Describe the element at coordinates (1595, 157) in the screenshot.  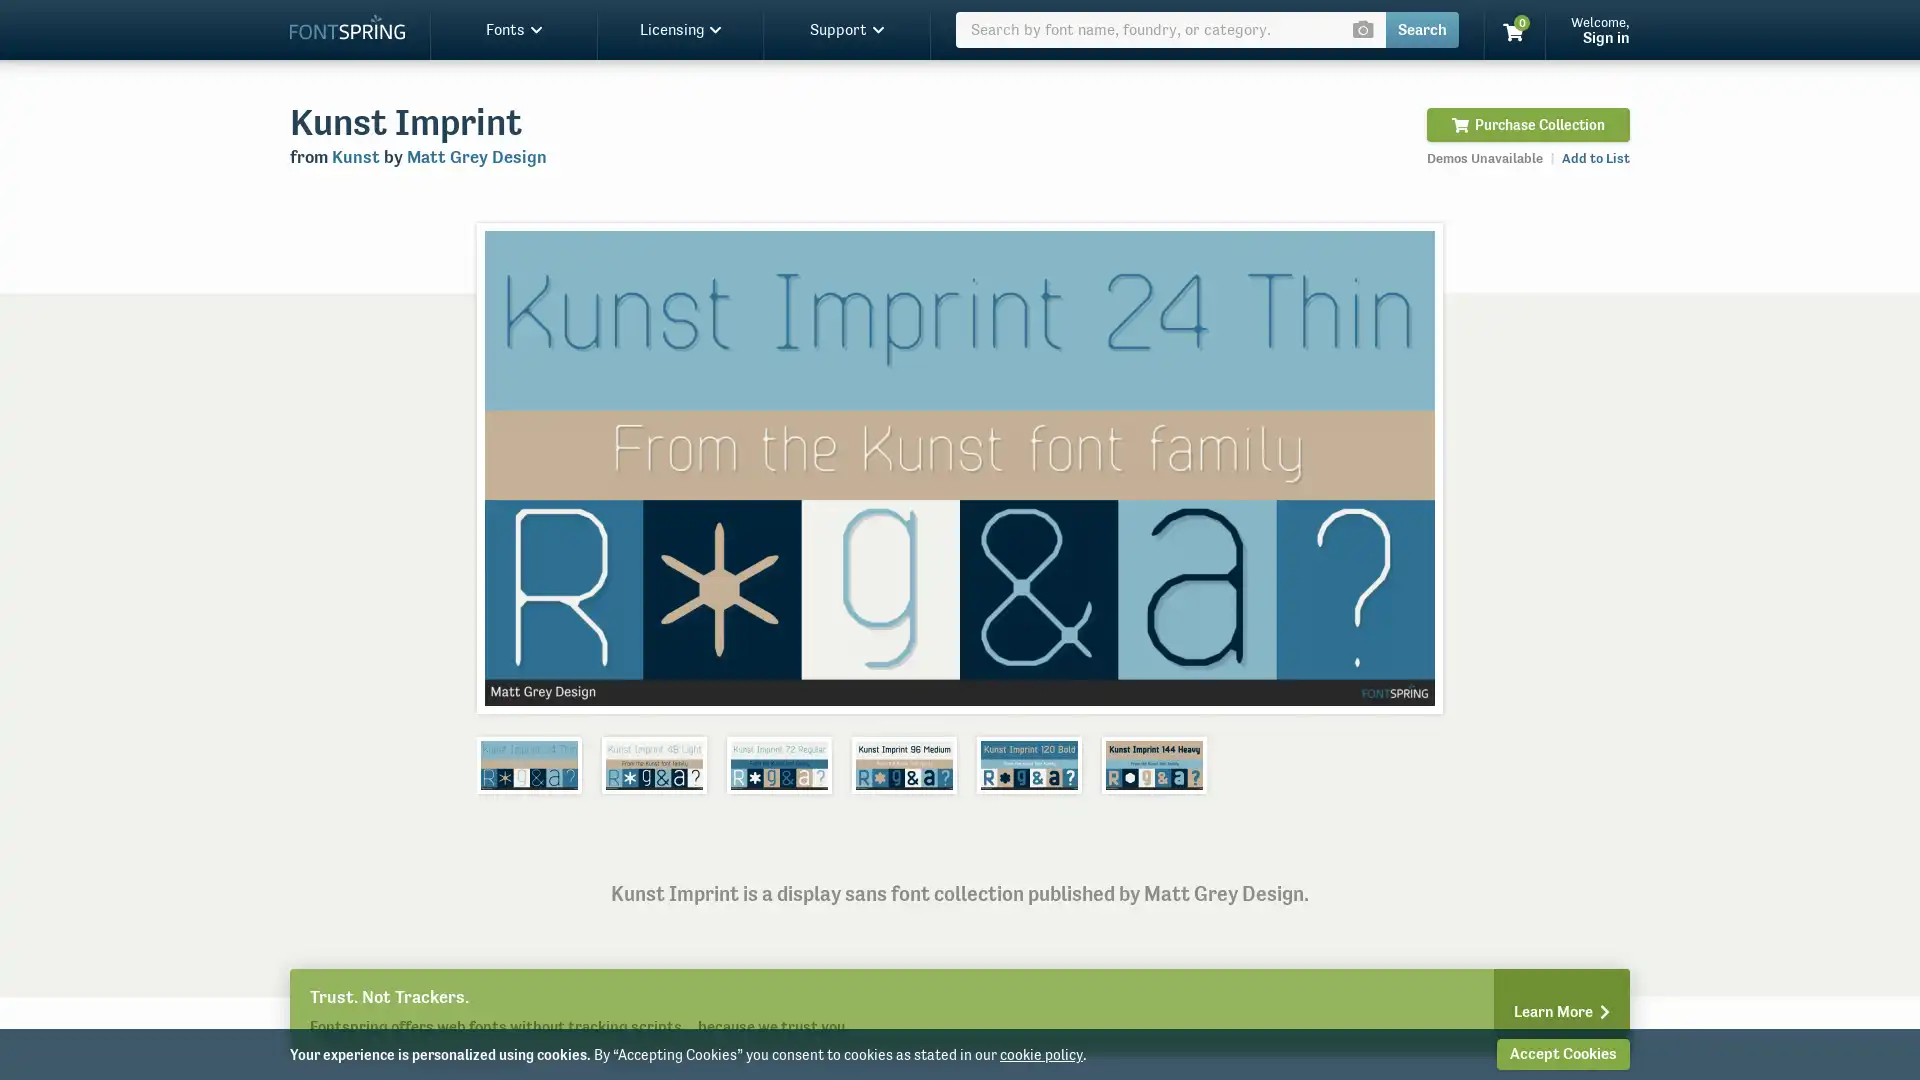
I see `Add to List` at that location.